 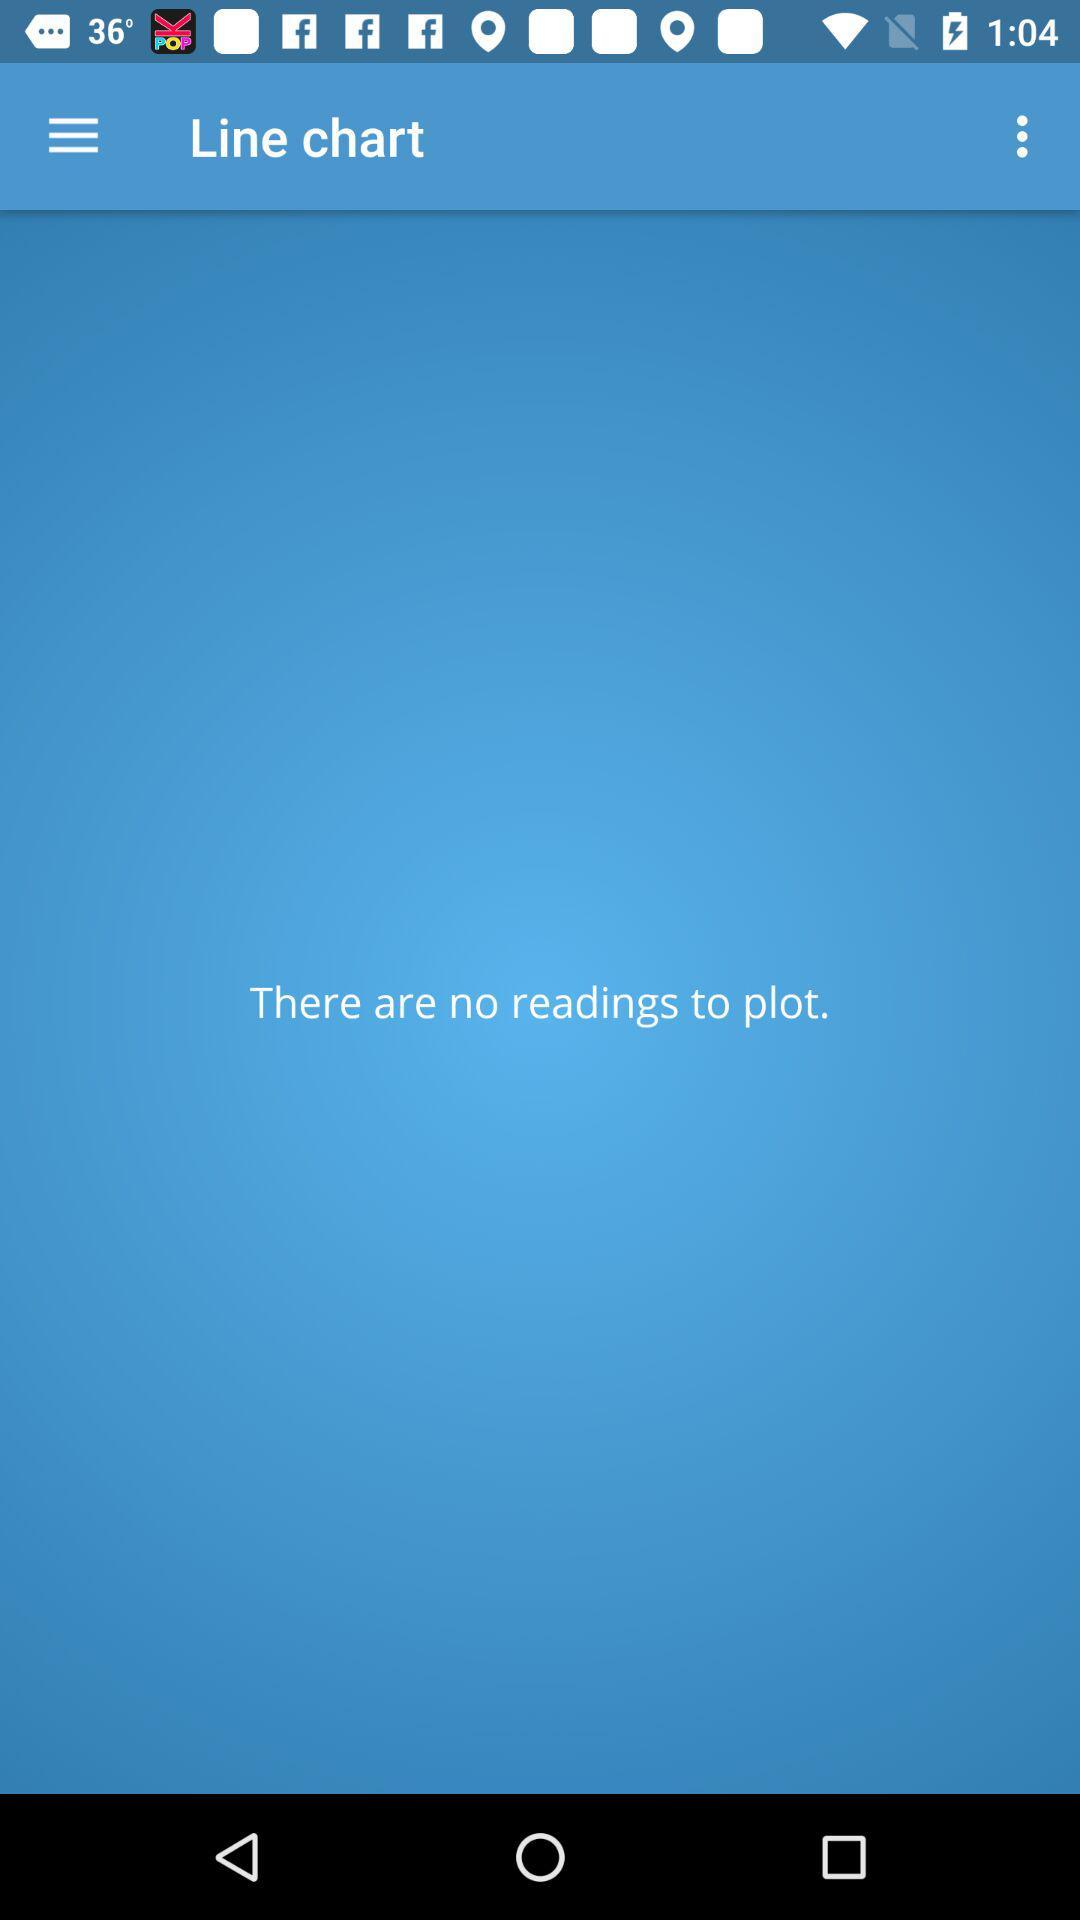 What do you see at coordinates (1027, 135) in the screenshot?
I see `item at the top right corner` at bounding box center [1027, 135].